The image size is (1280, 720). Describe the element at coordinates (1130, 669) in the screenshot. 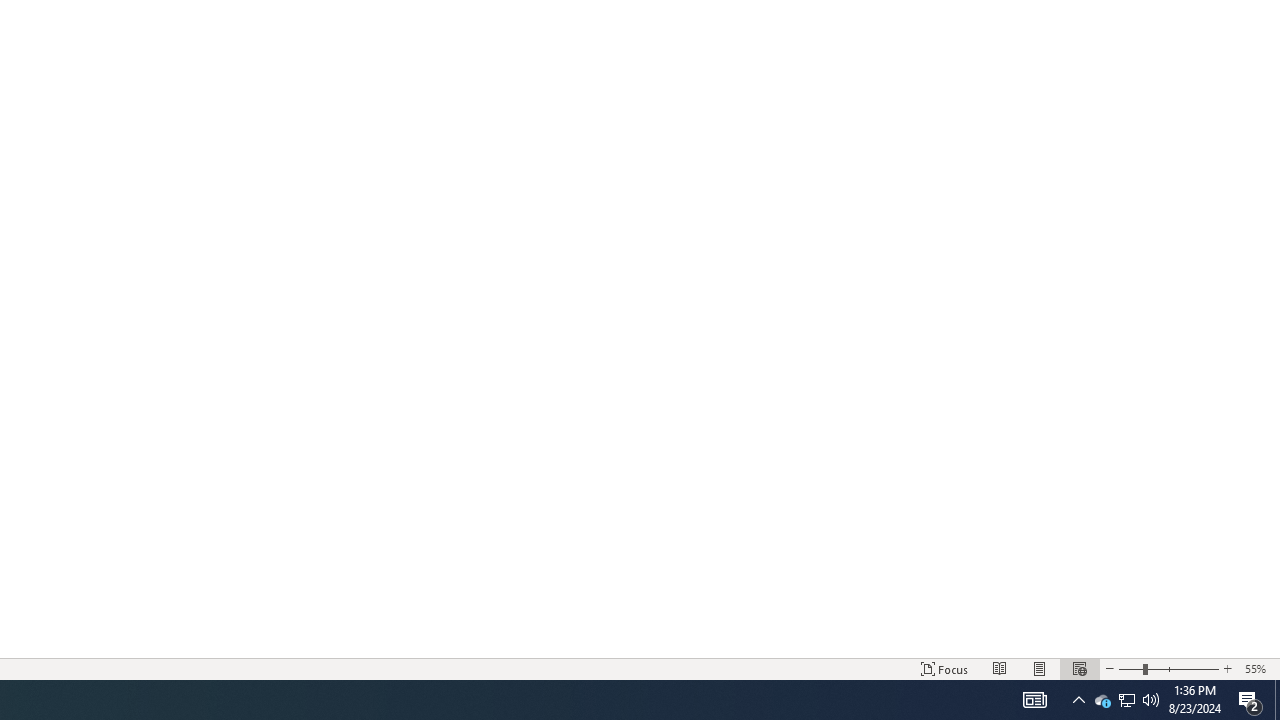

I see `'Zoom Out'` at that location.